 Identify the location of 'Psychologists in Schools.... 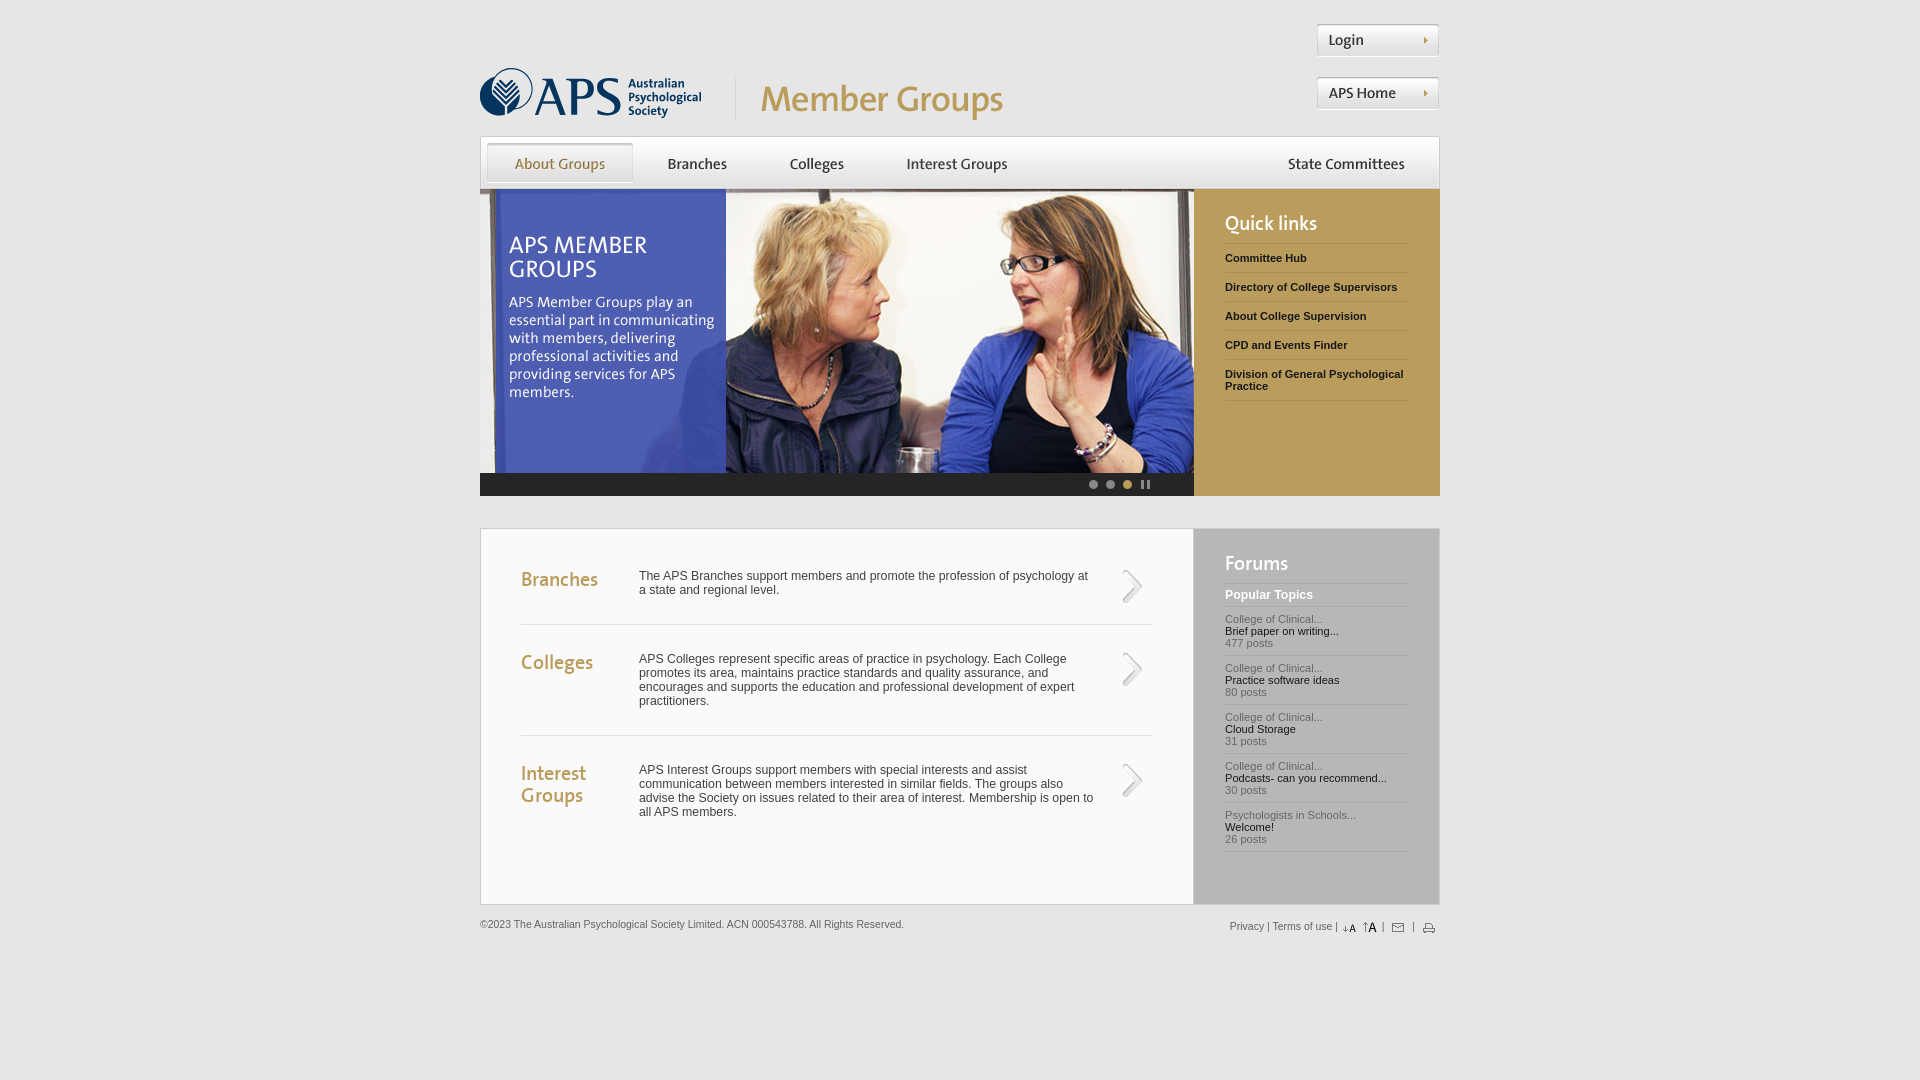
(1316, 826).